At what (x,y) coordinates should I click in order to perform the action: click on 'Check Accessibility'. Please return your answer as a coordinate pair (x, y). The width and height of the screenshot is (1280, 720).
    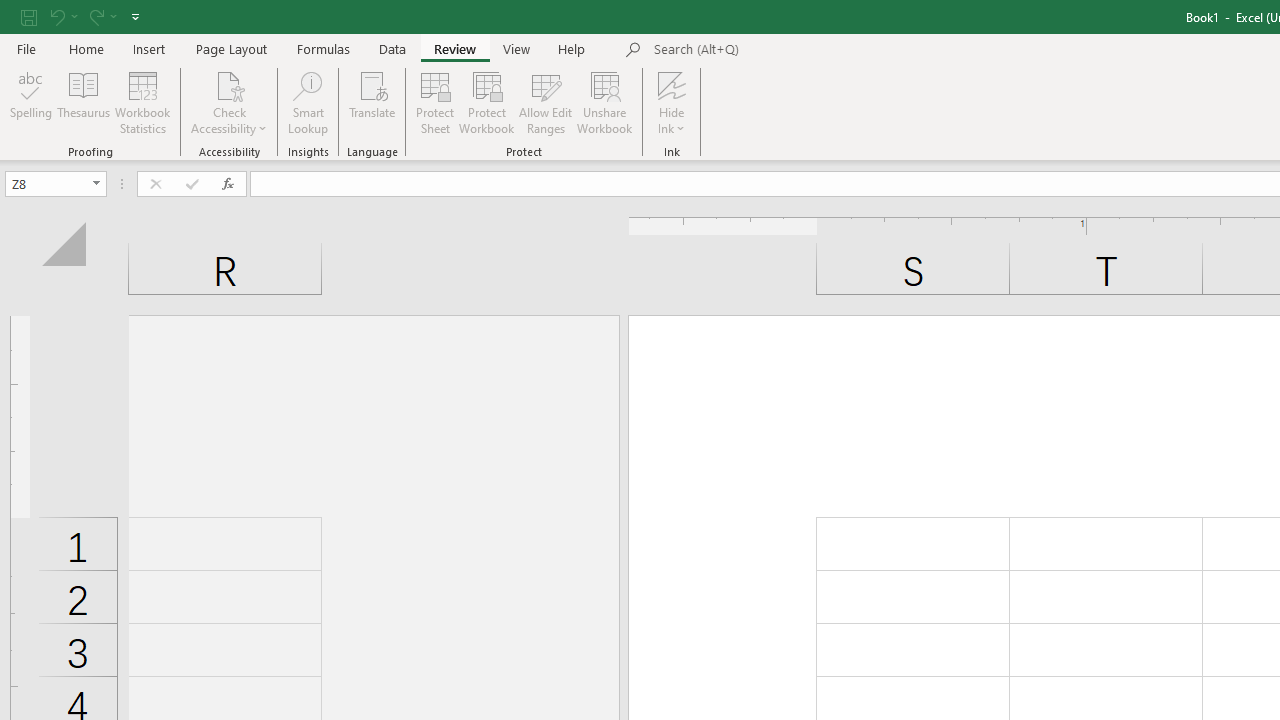
    Looking at the image, I should click on (229, 84).